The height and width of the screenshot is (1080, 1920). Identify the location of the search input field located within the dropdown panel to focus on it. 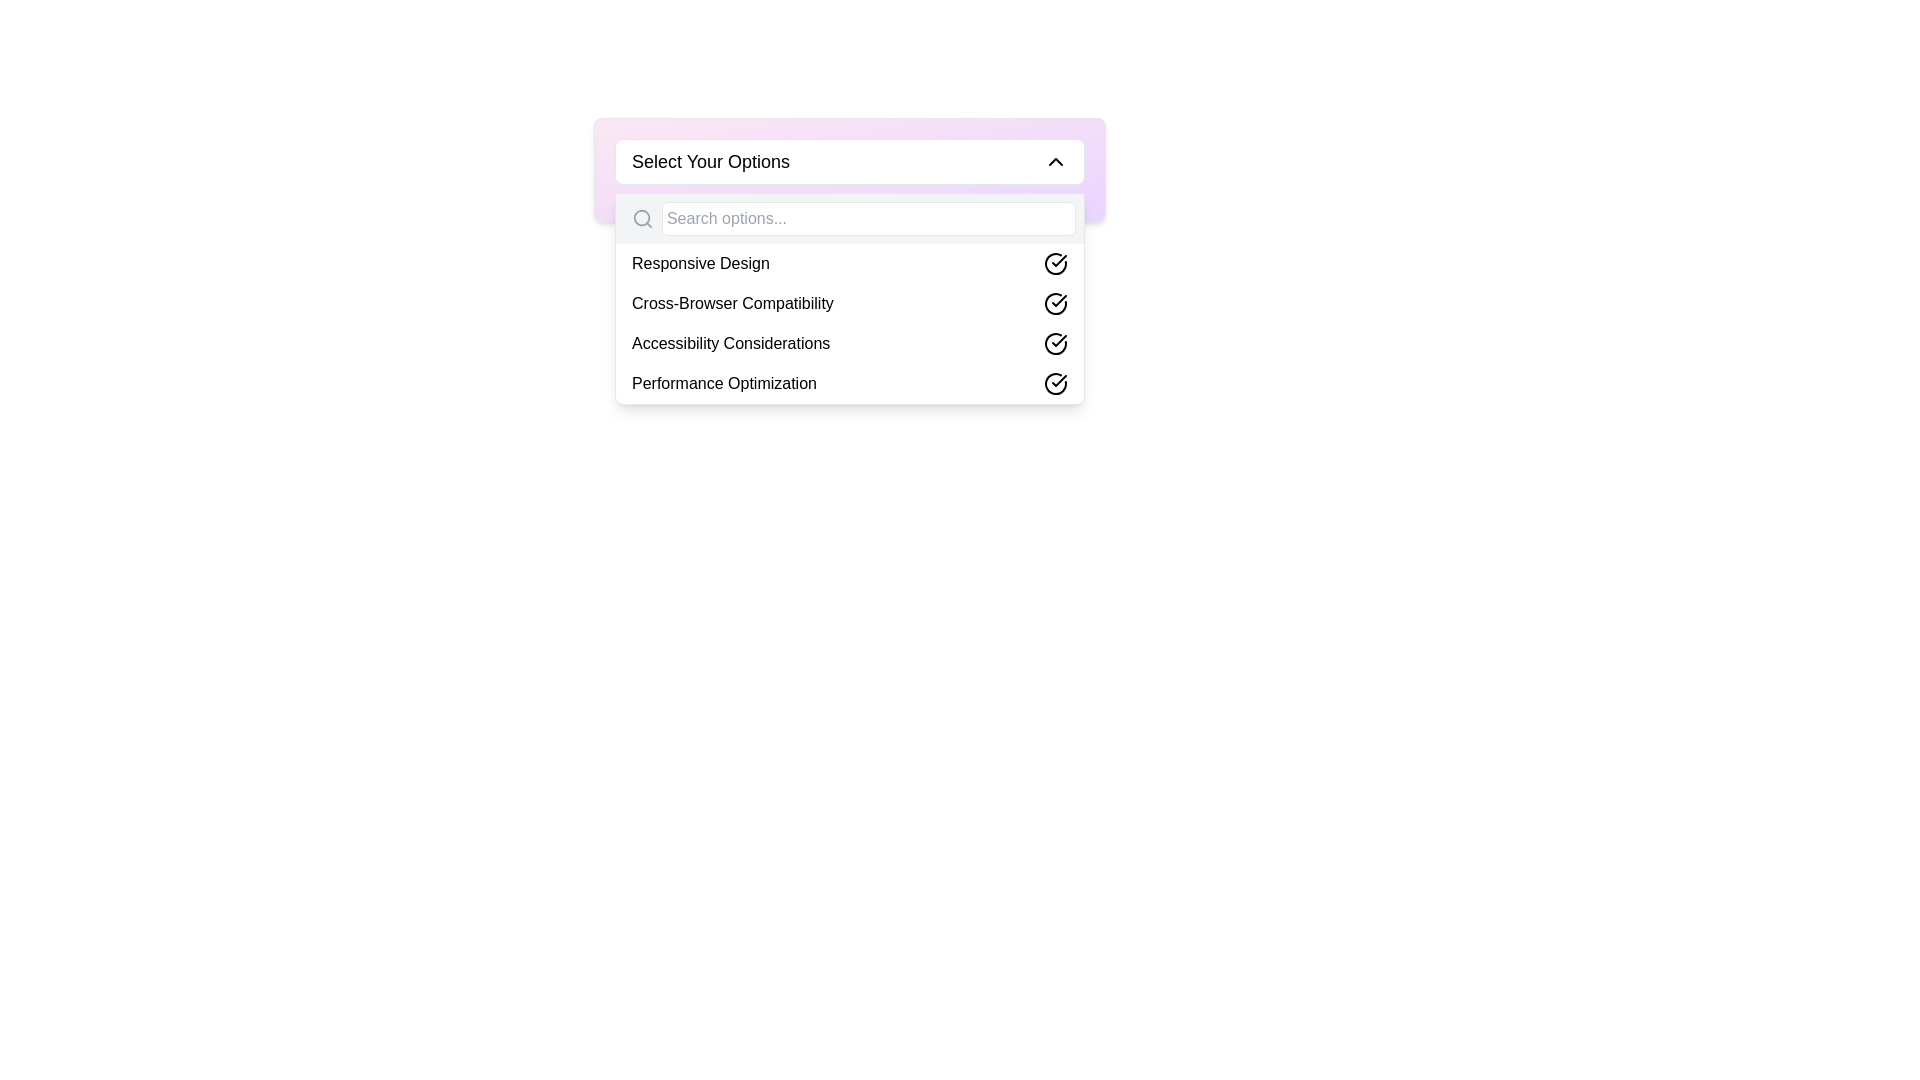
(849, 219).